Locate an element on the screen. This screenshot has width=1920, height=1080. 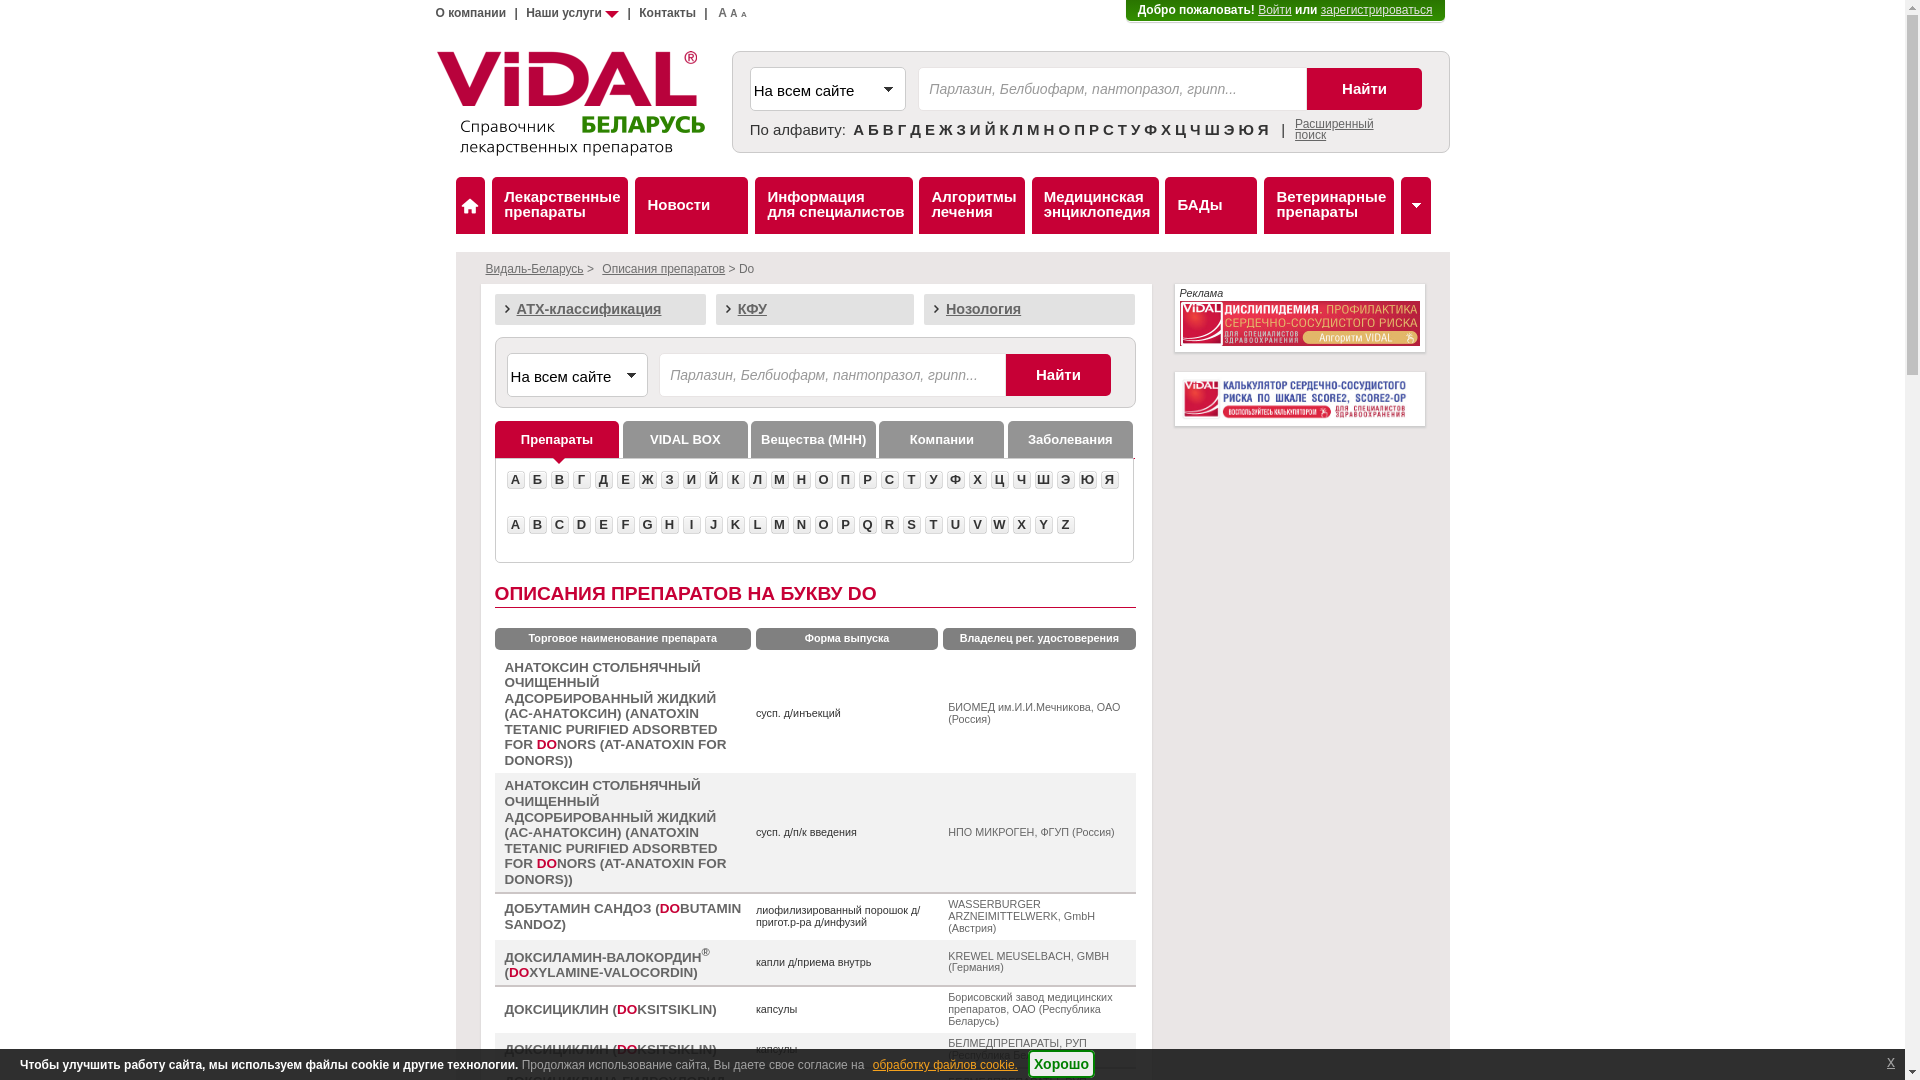
'Z' is located at coordinates (1055, 523).